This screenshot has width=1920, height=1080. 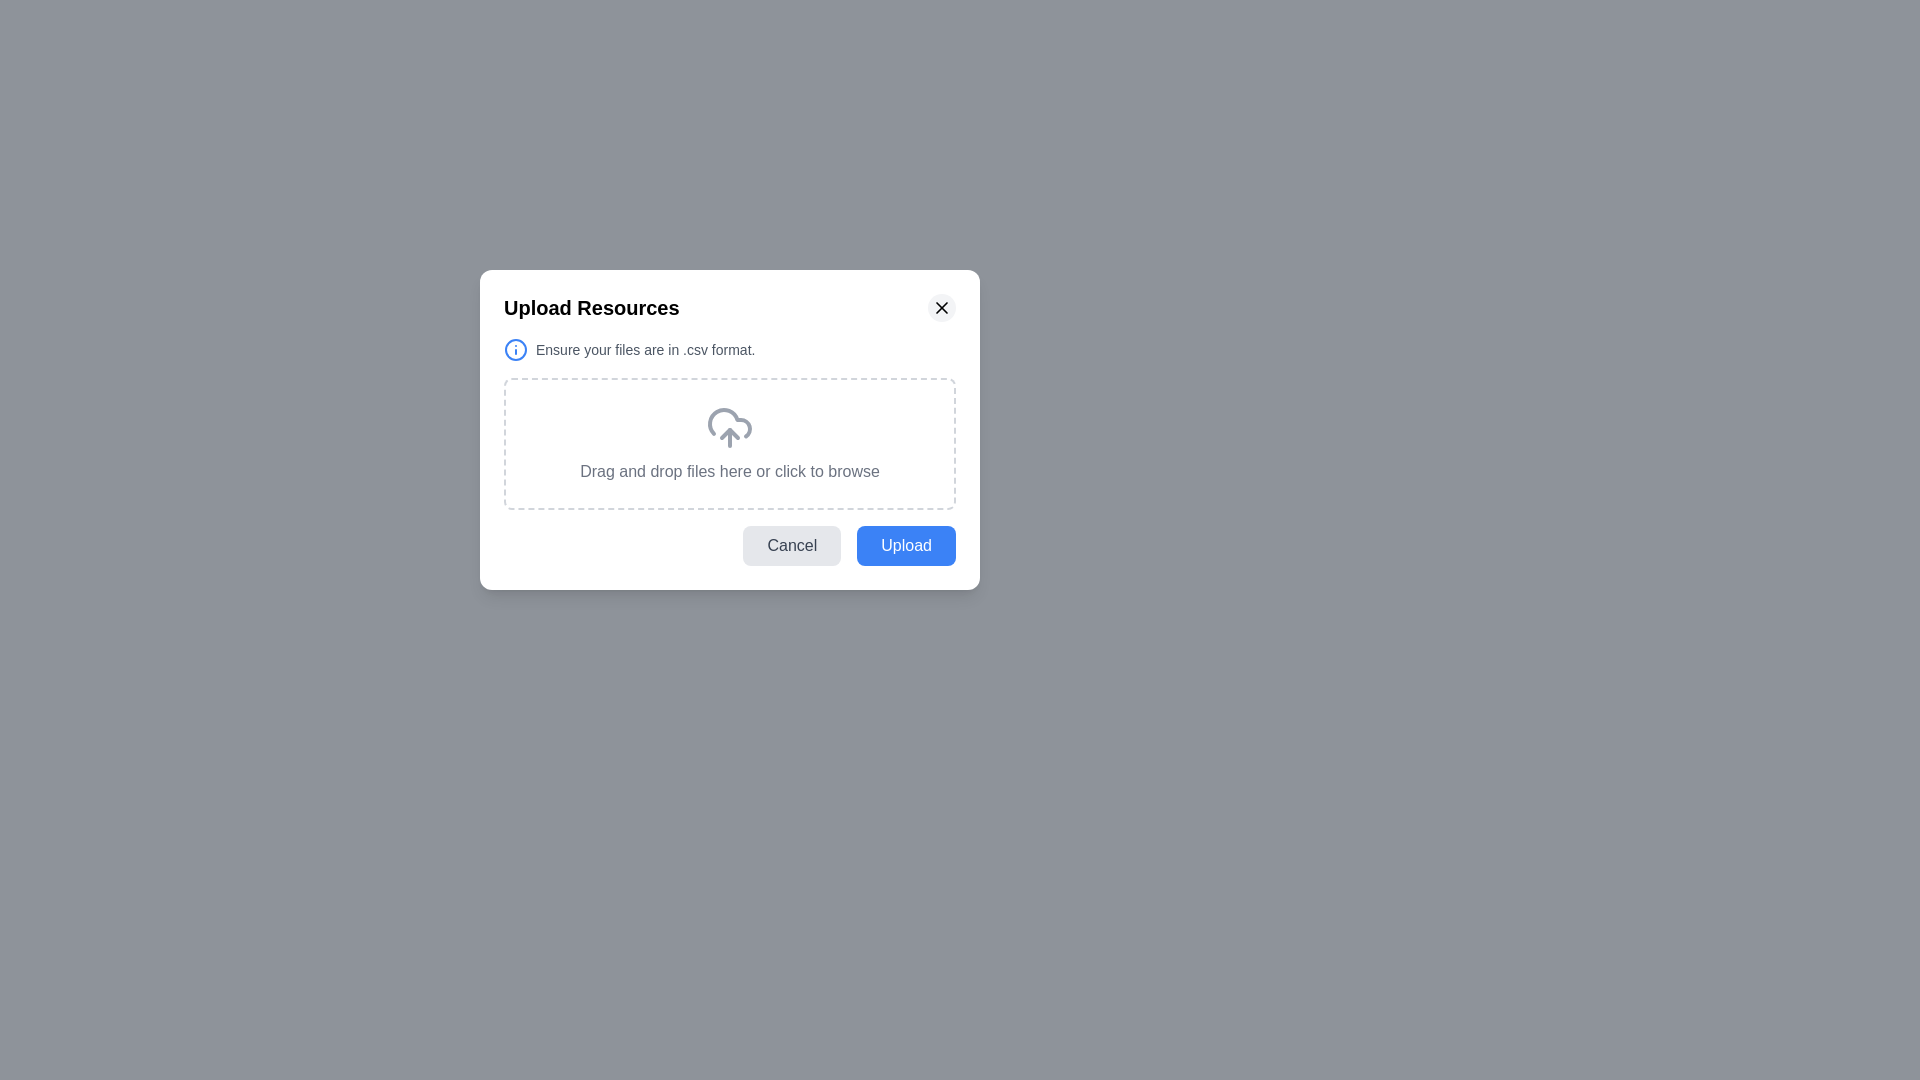 I want to click on the 'X' icon located at the top-right corner of the modal dialog box, so click(x=940, y=308).